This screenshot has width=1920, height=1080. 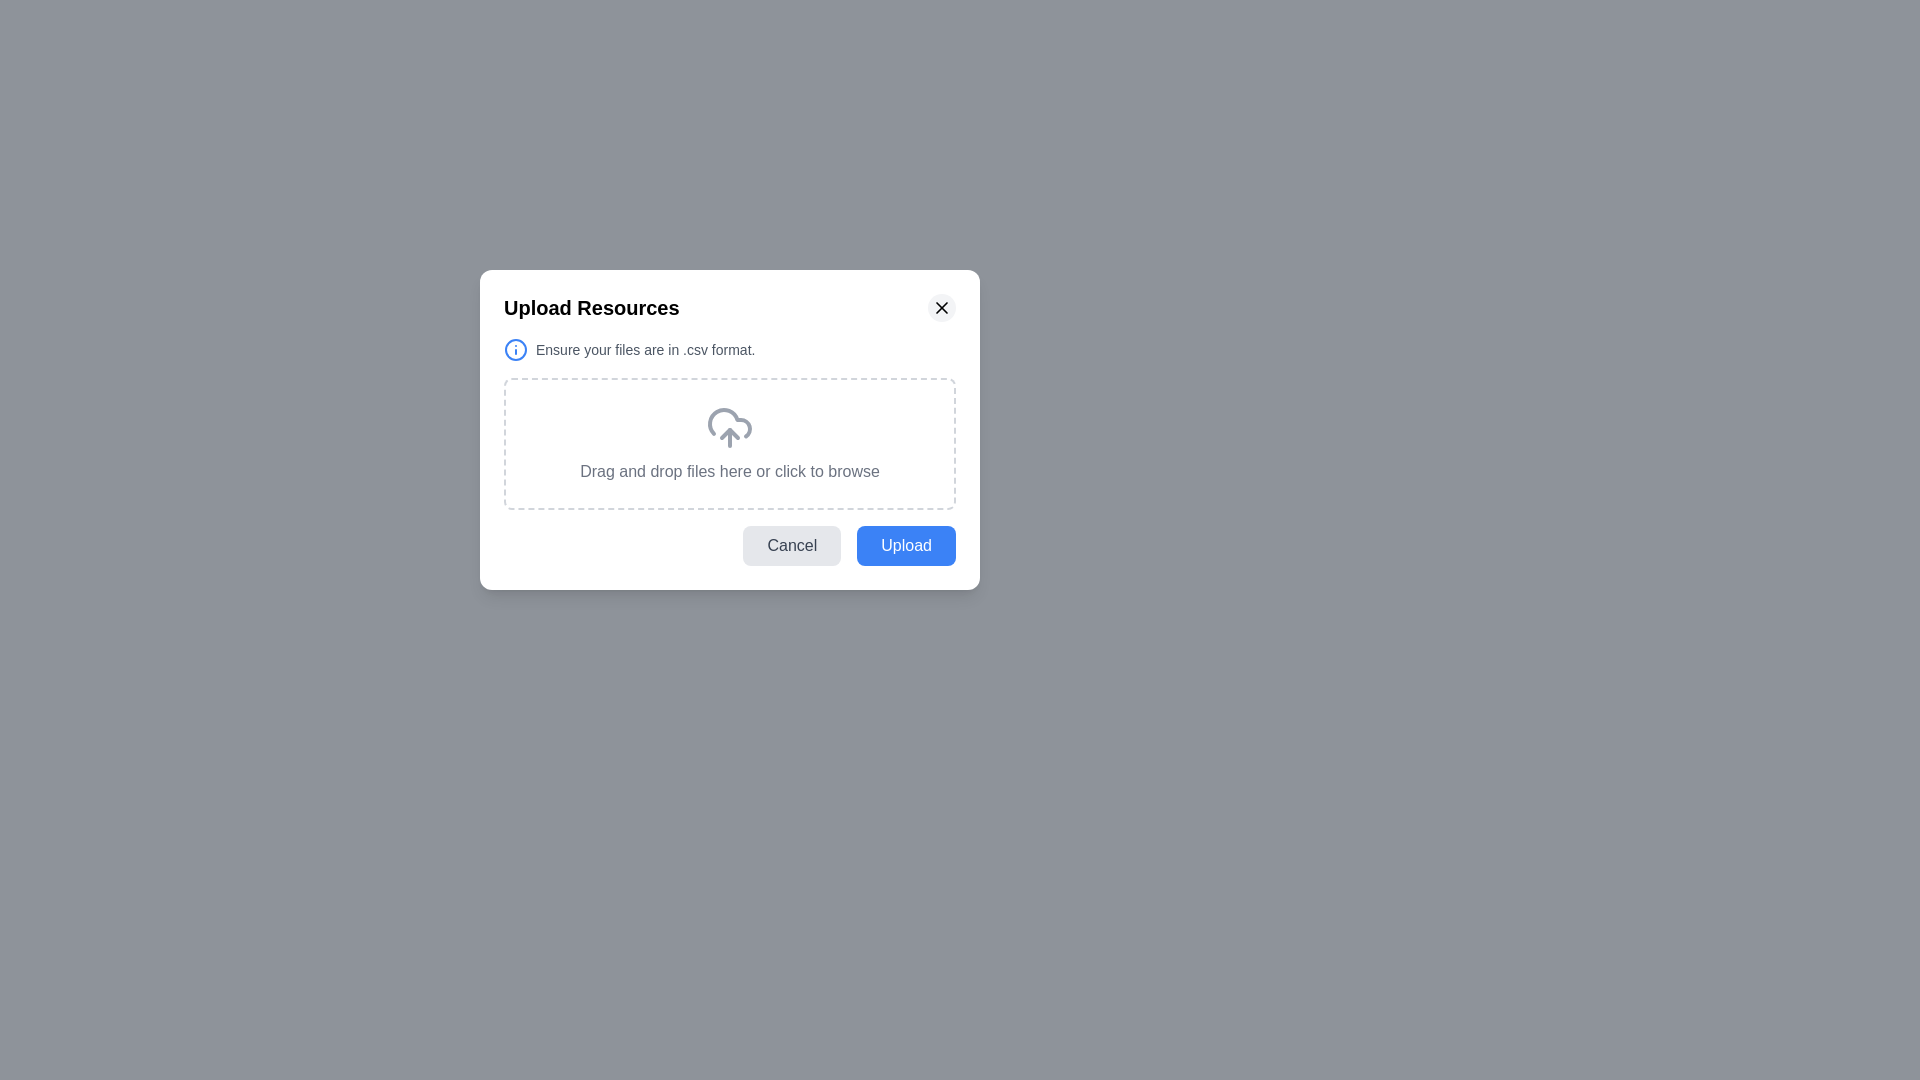 I want to click on the 'X' icon located at the top-right corner of the modal dialog box, so click(x=940, y=308).